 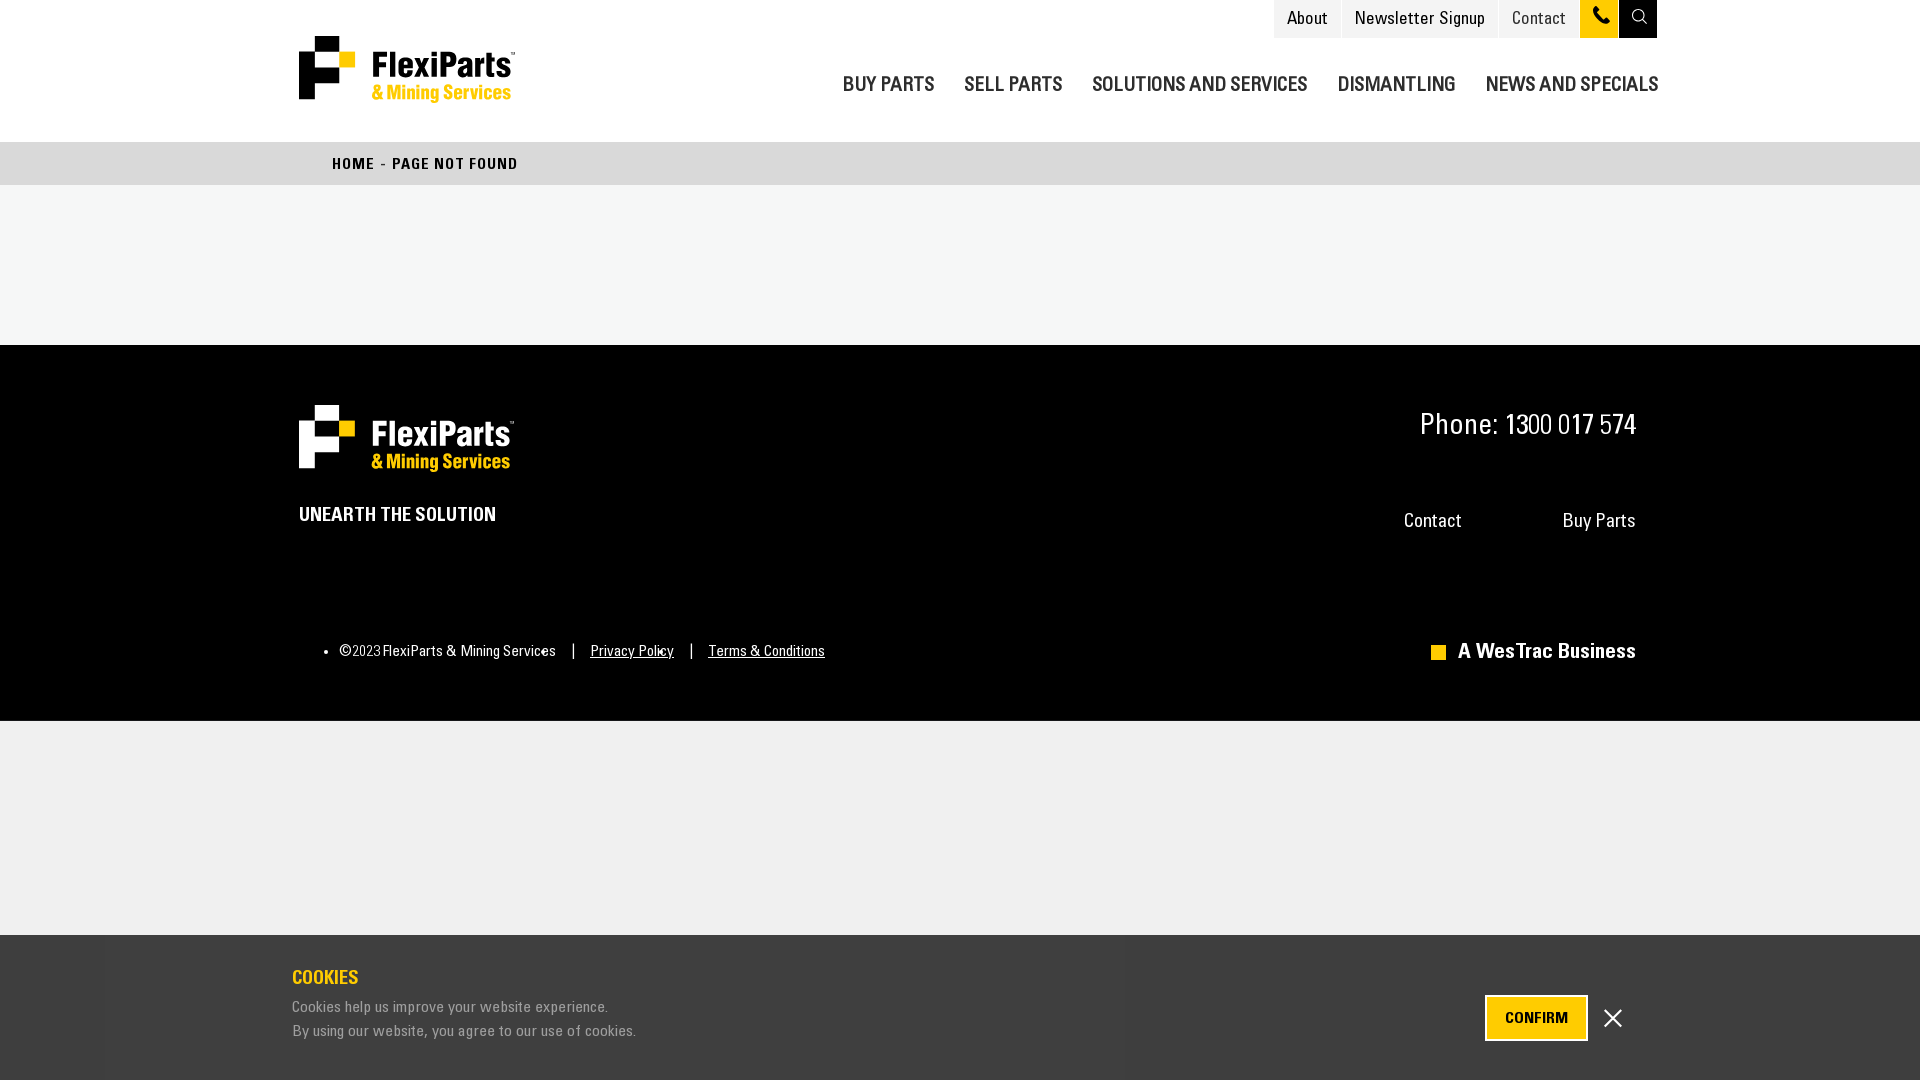 What do you see at coordinates (887, 80) in the screenshot?
I see `'BUY PARTS'` at bounding box center [887, 80].